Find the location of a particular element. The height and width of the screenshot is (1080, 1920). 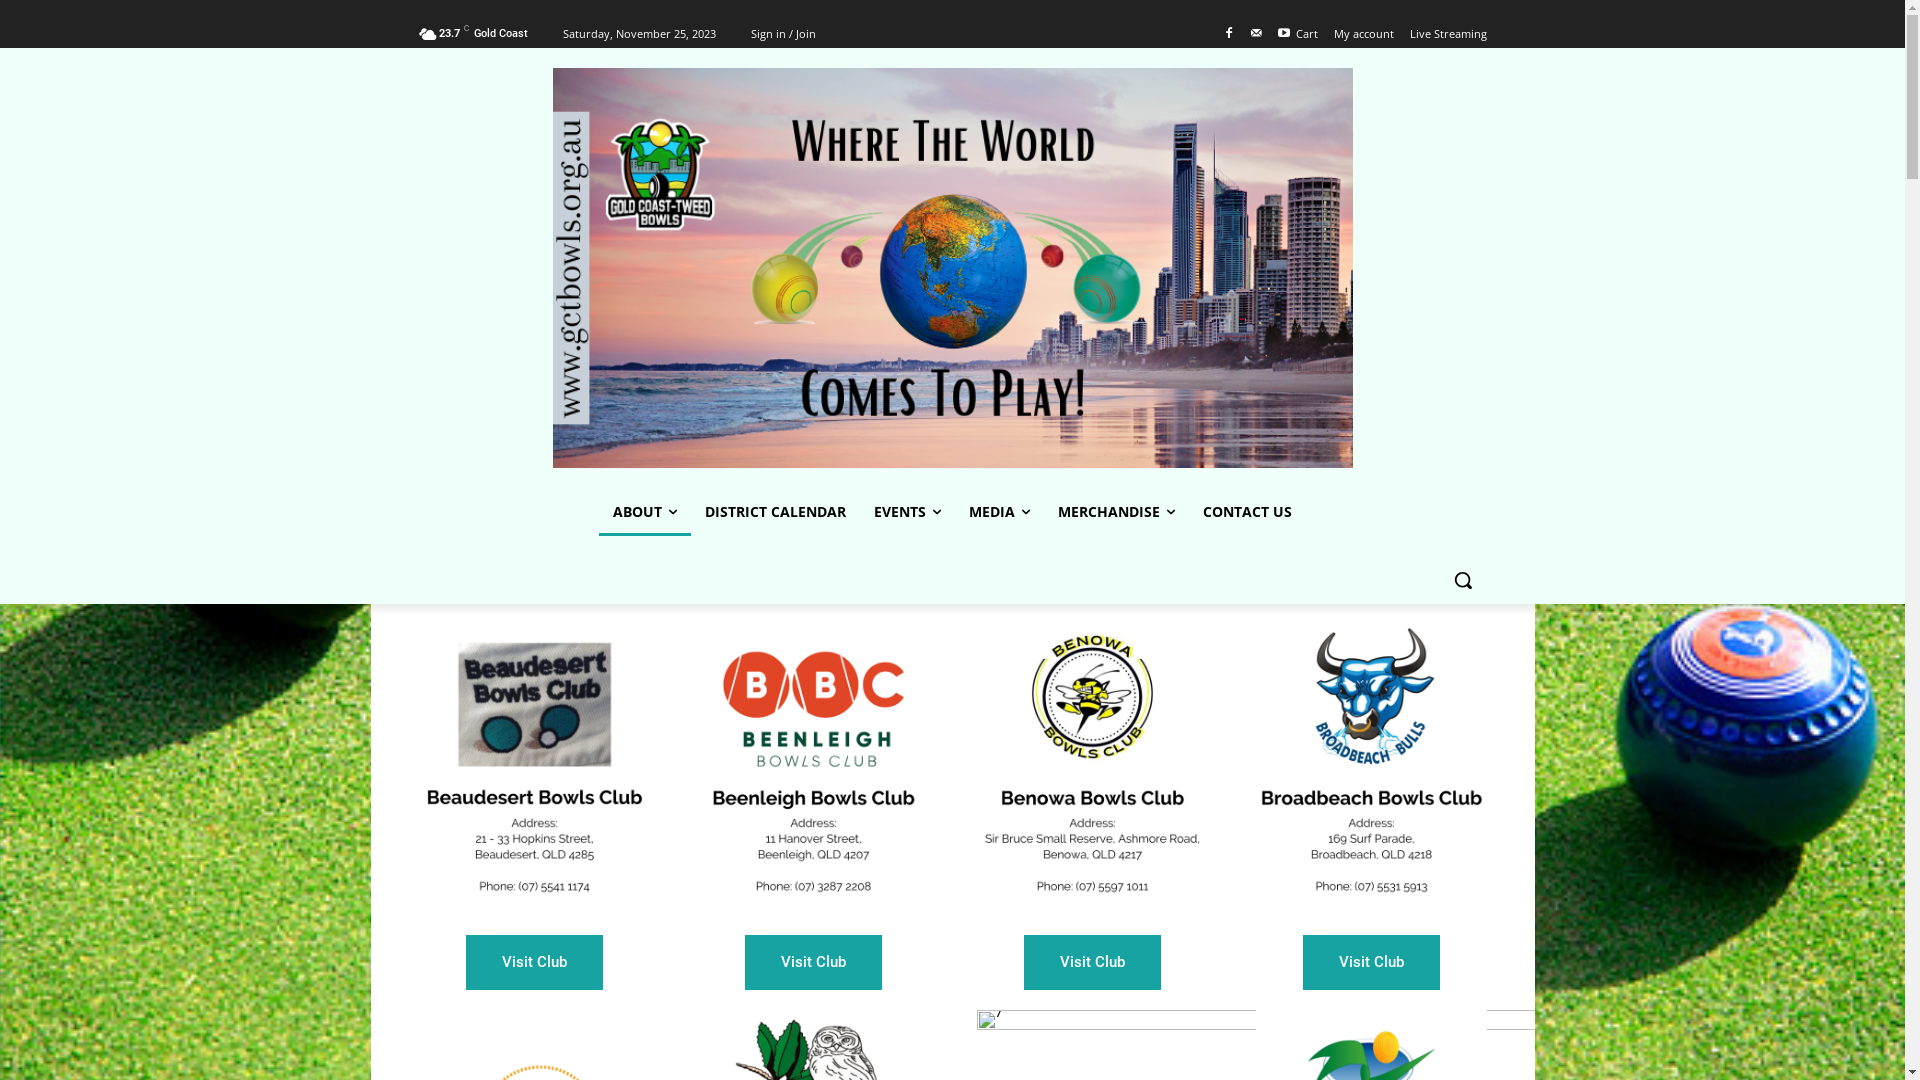

'Facebook' is located at coordinates (1227, 33).